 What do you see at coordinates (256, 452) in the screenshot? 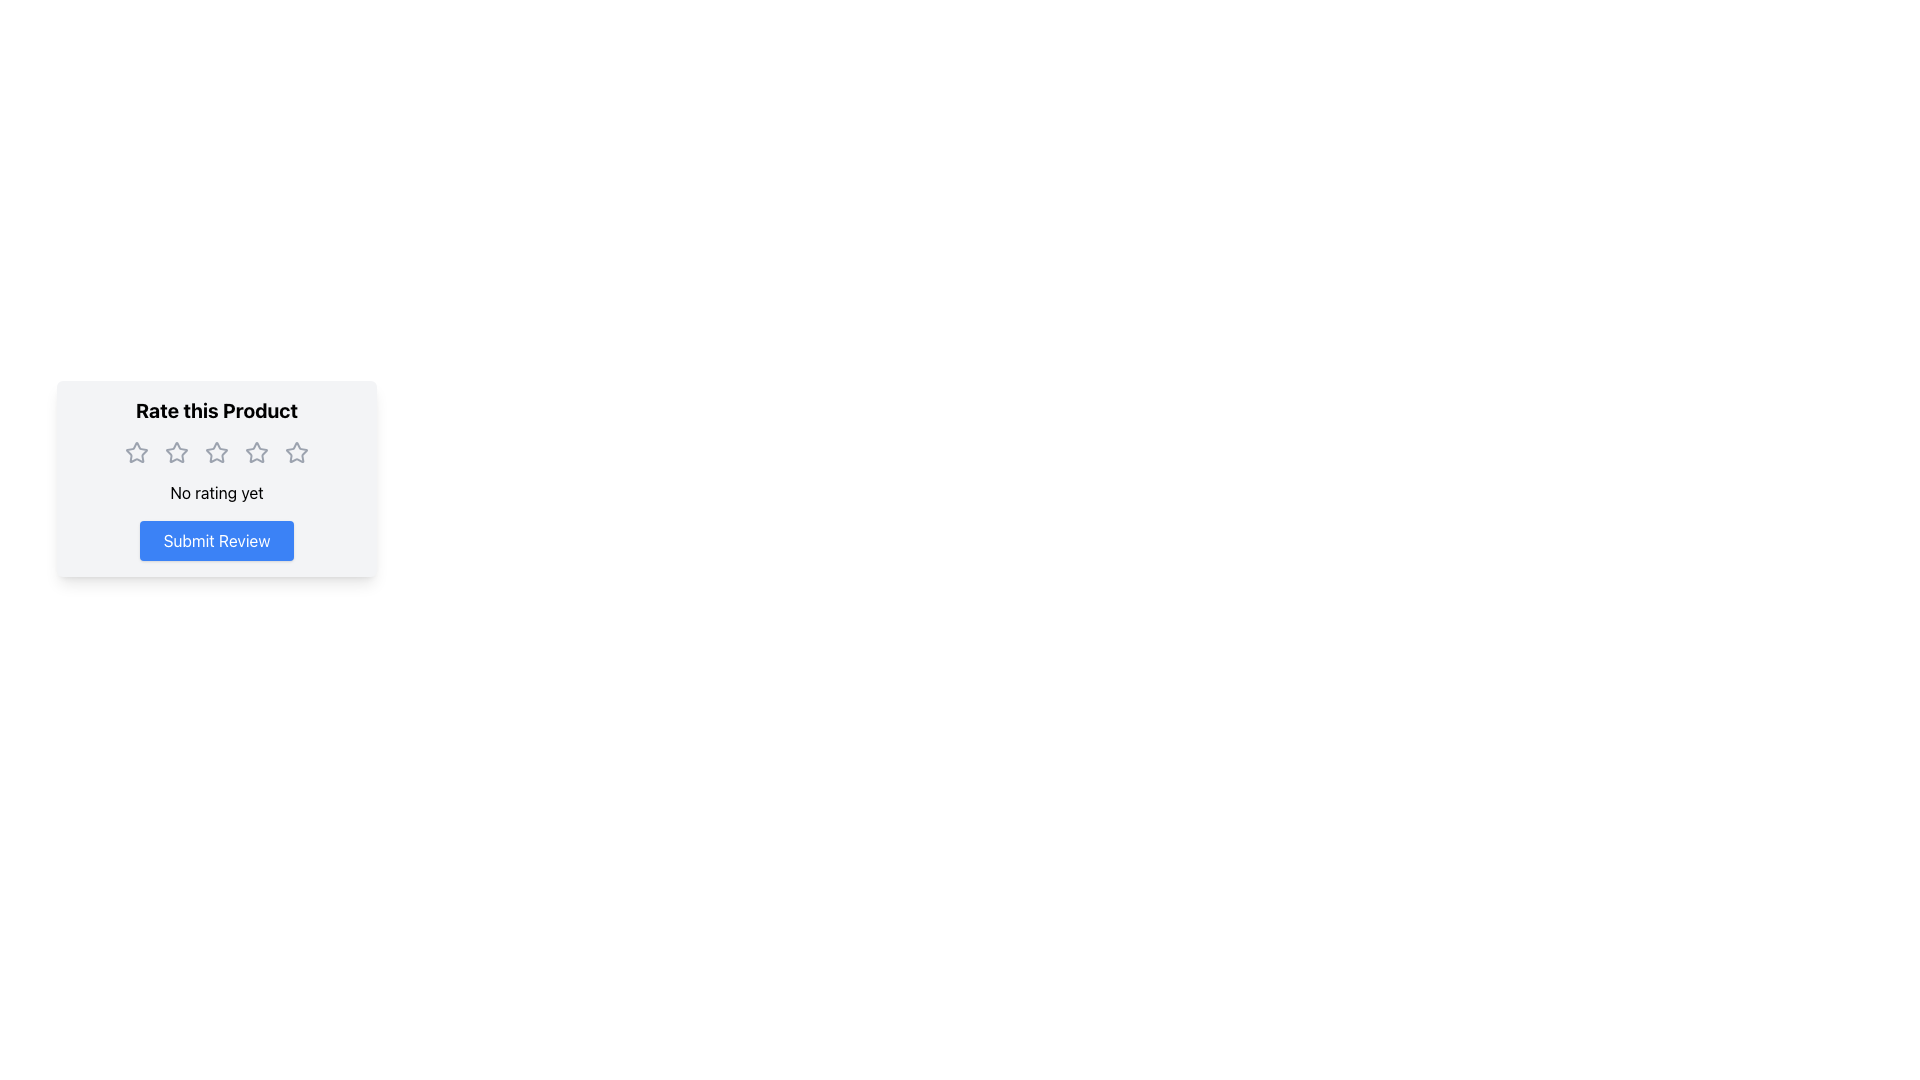
I see `the fourth star icon in the 'Rate this Product' rating field` at bounding box center [256, 452].